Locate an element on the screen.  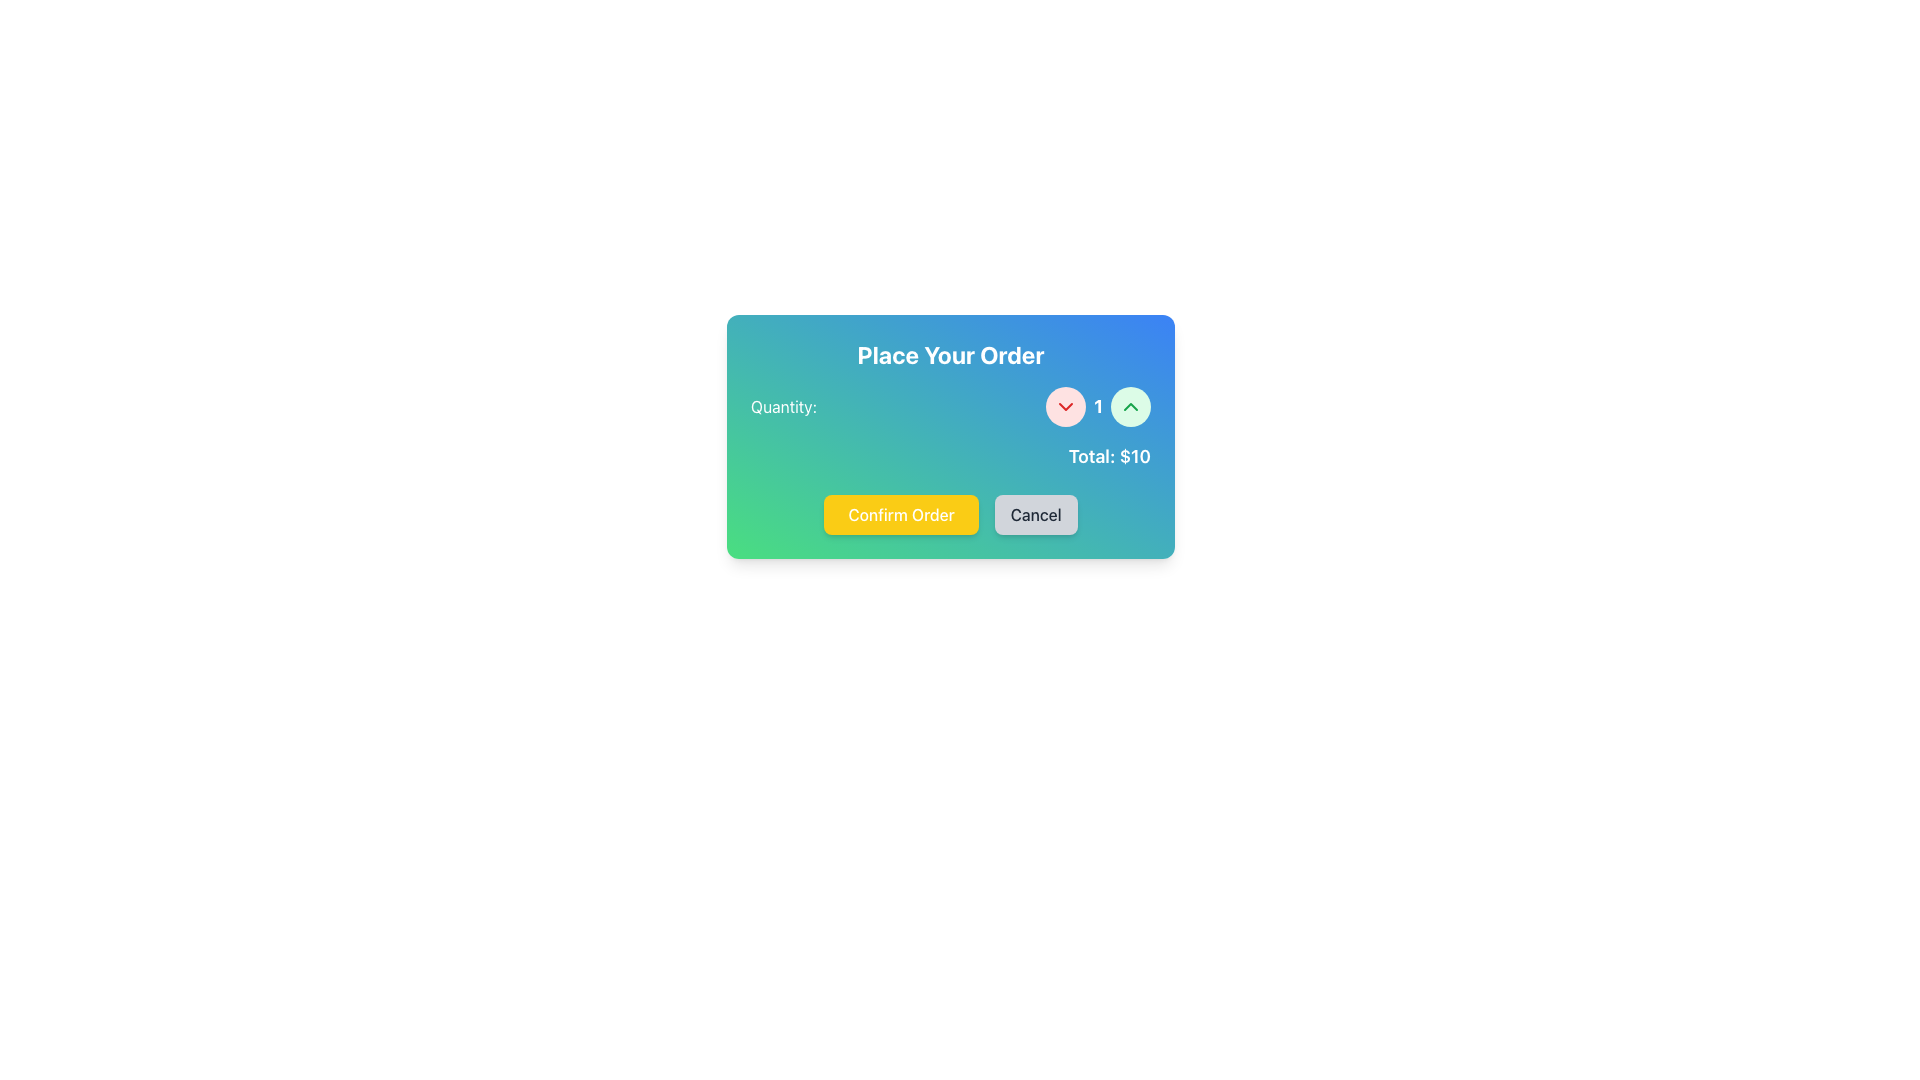
the increment button icon located inside a green circular button near the top-right corner of the modal to indicate interactivity is located at coordinates (1131, 406).